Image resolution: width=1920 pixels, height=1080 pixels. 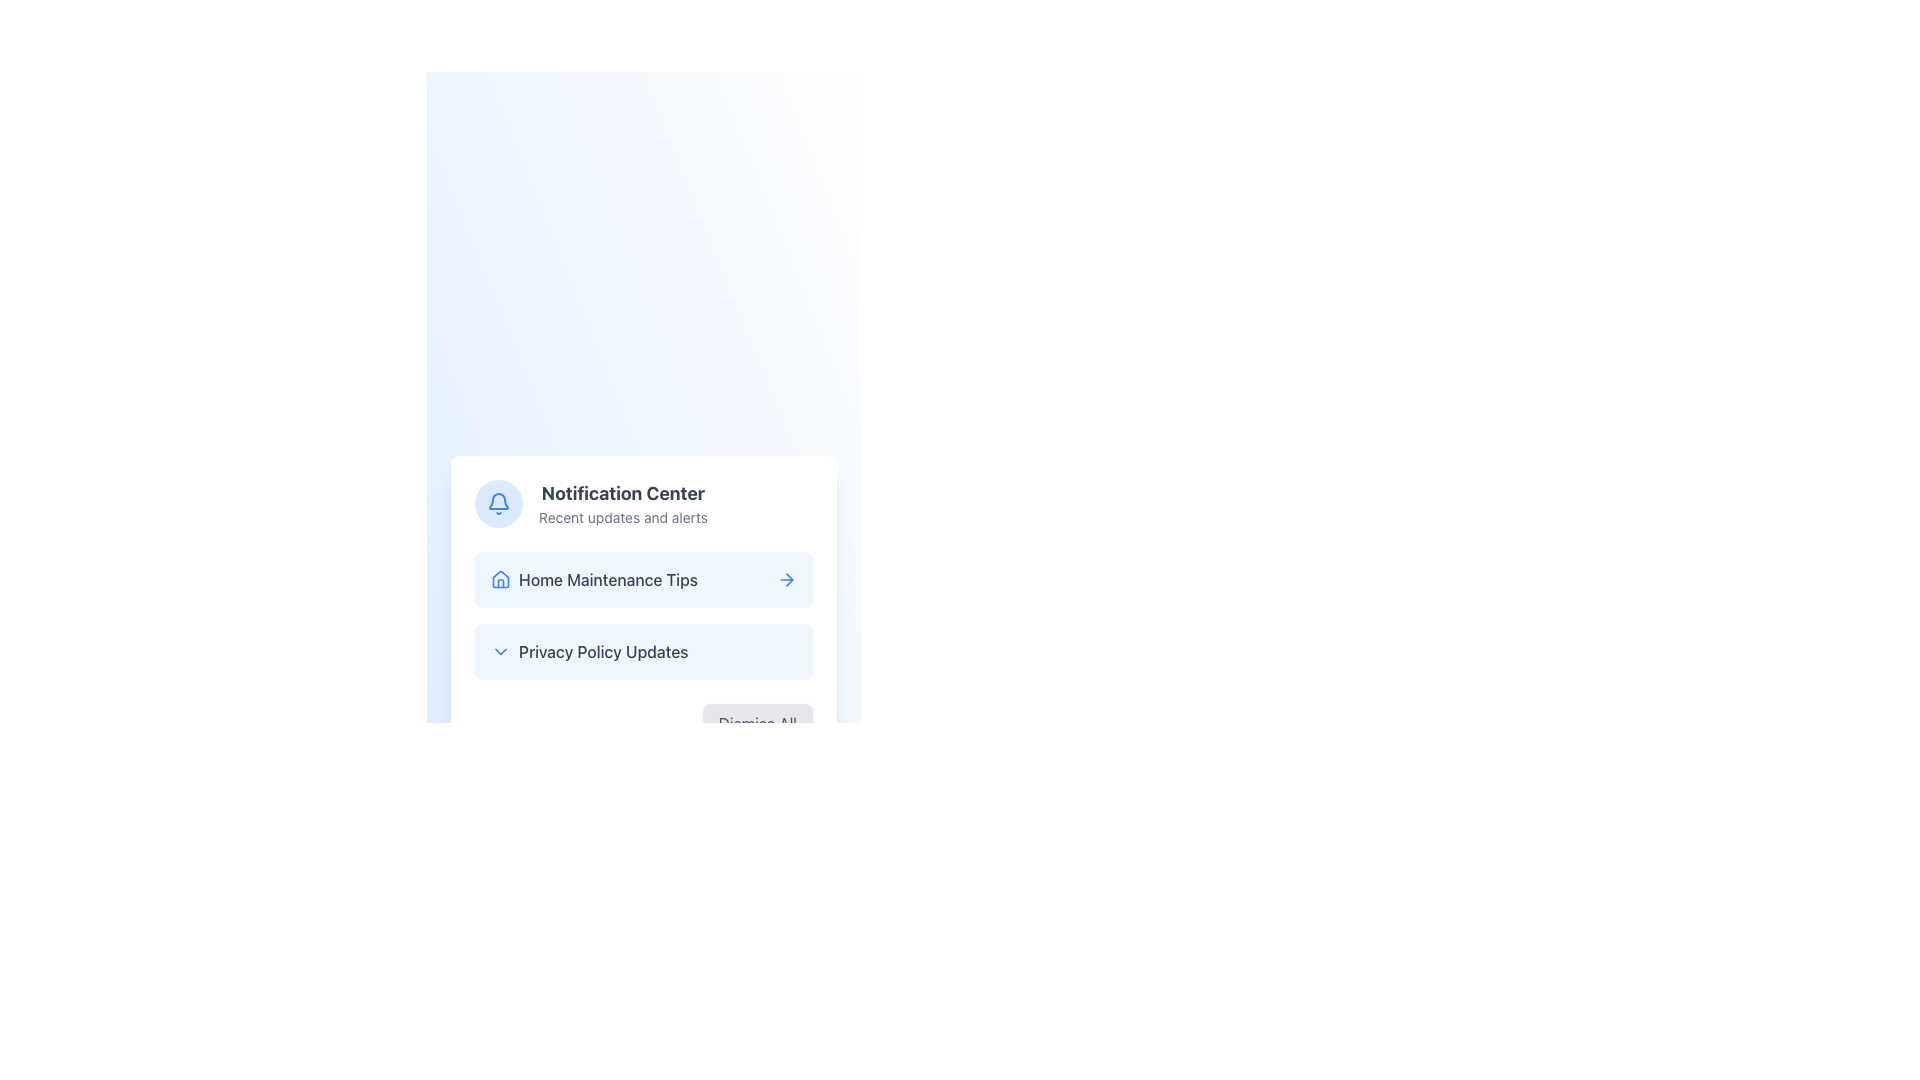 What do you see at coordinates (643, 503) in the screenshot?
I see `text content of the 'Notification Center' header, which includes the bold title and the smaller description below it` at bounding box center [643, 503].